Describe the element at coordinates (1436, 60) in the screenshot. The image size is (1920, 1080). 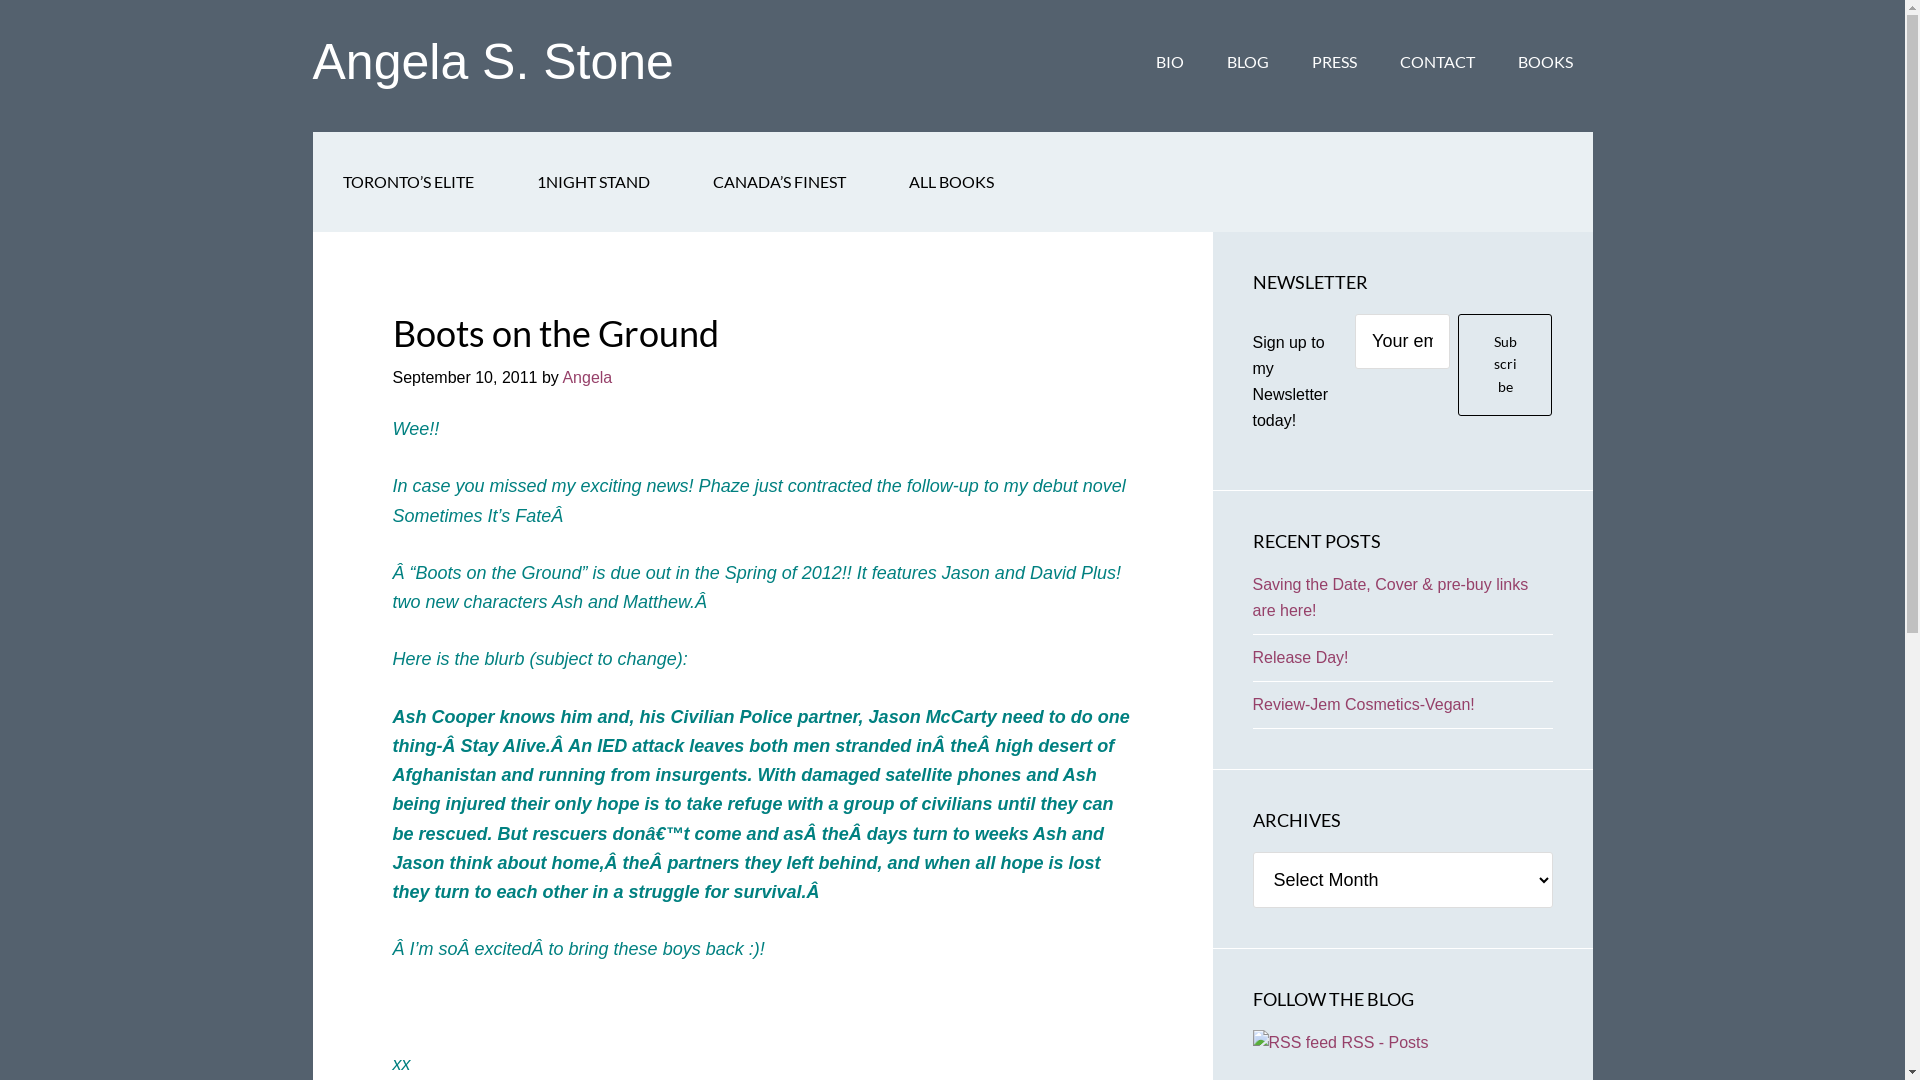
I see `'CONTACT'` at that location.